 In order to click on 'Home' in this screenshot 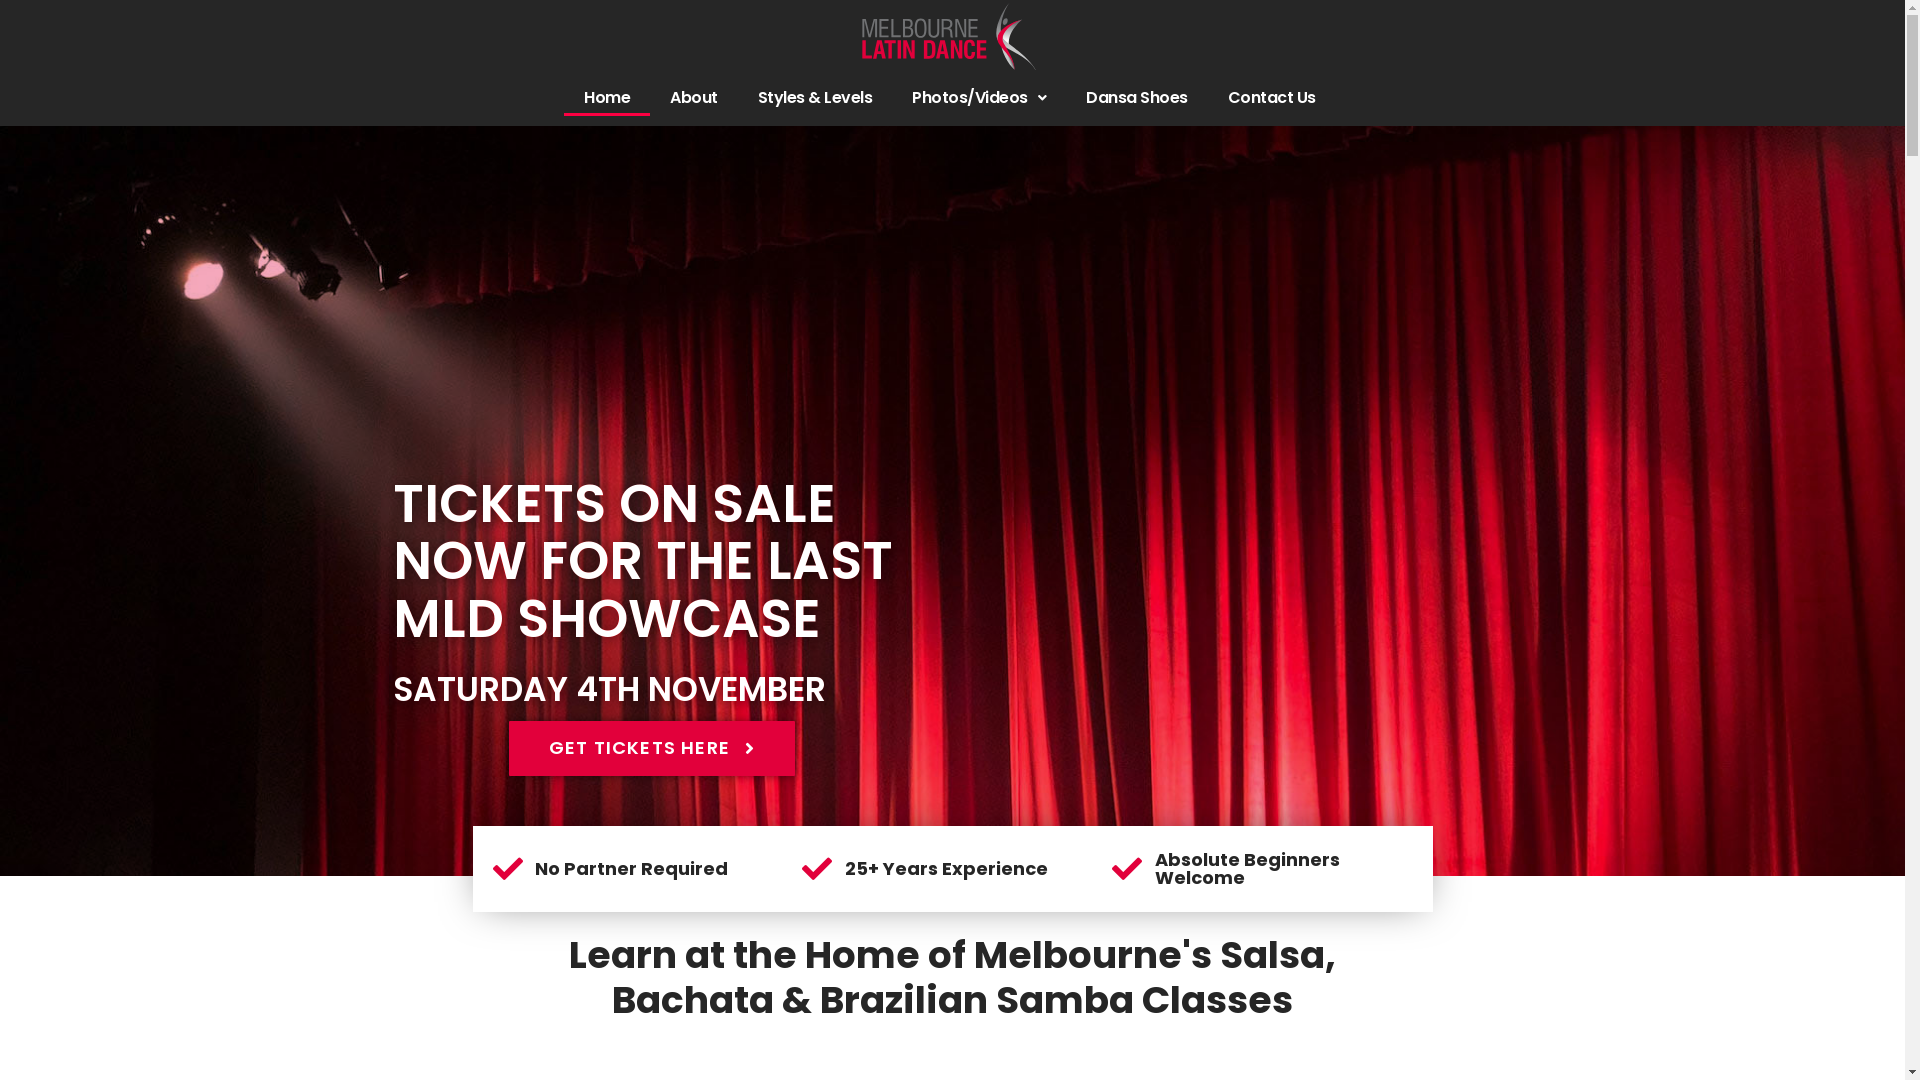, I will do `click(605, 97)`.